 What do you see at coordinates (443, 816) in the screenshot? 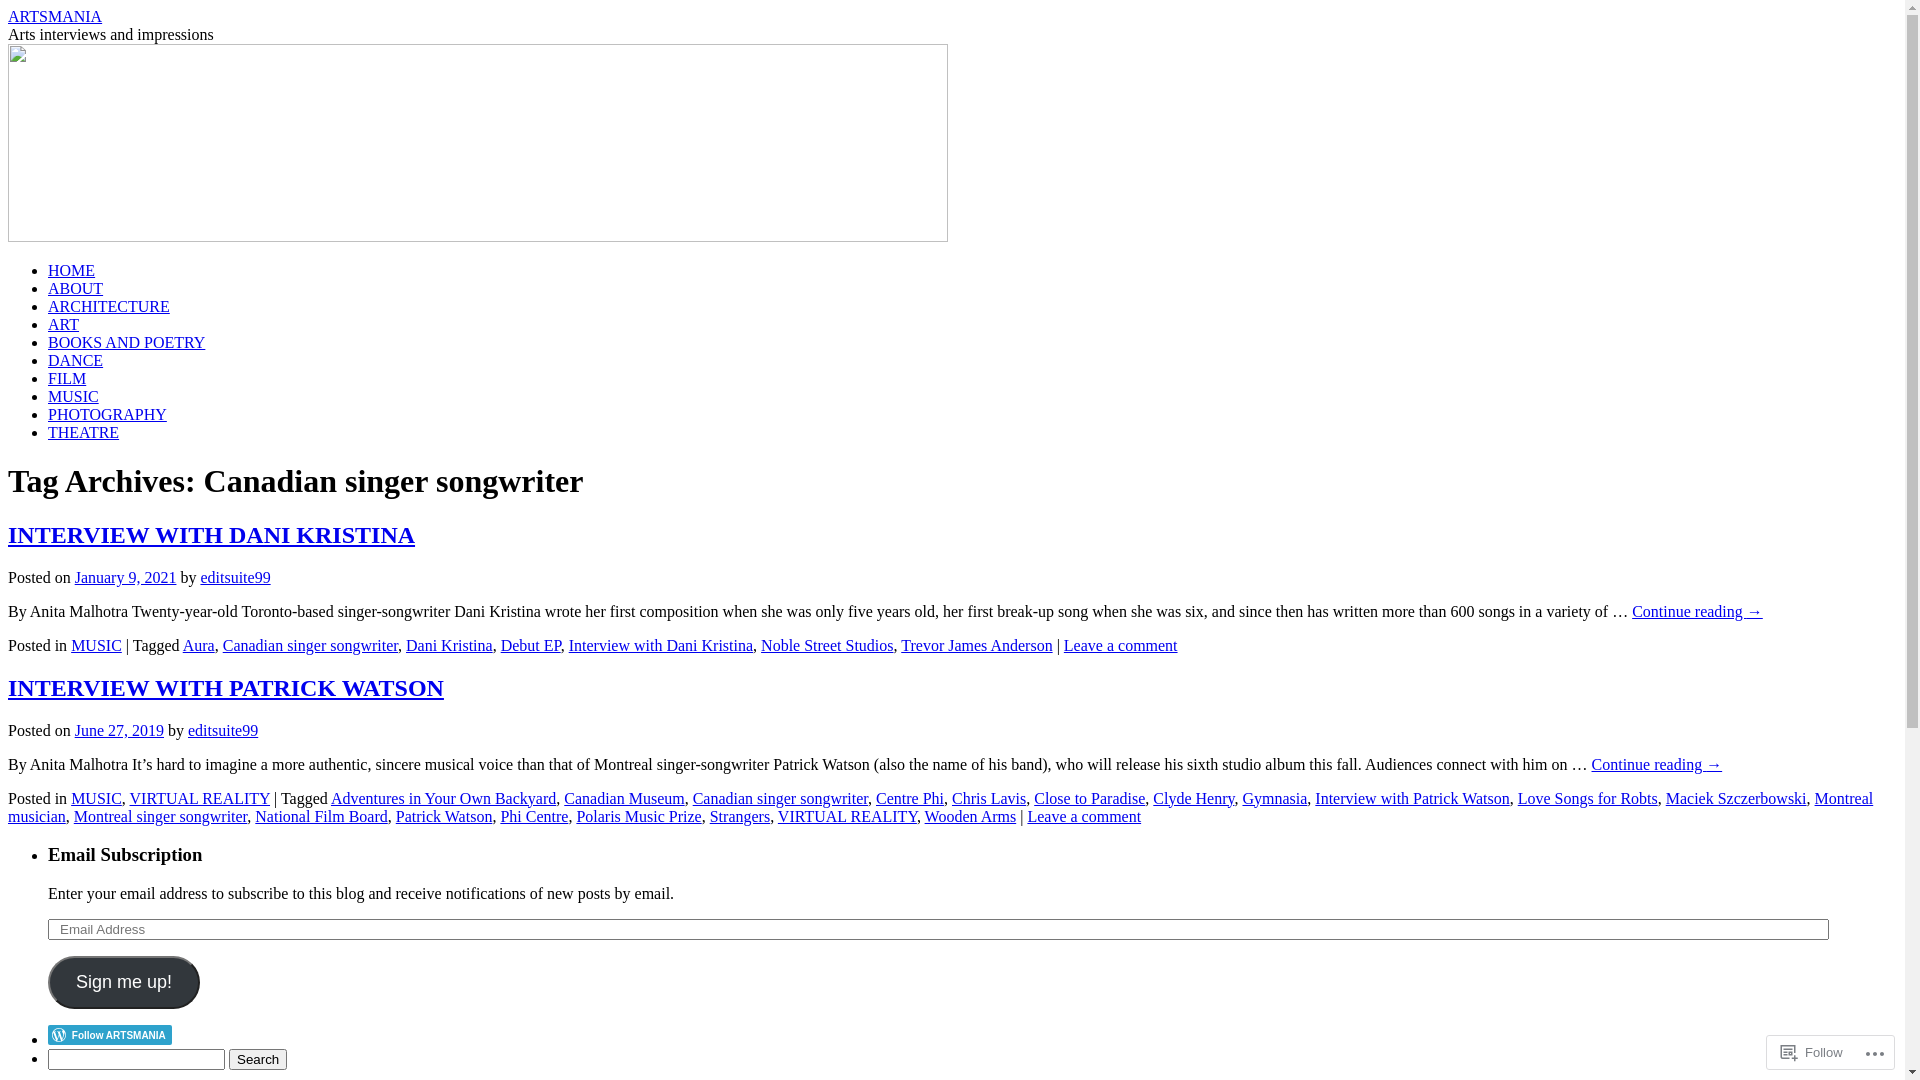
I see `'Patrick Watson'` at bounding box center [443, 816].